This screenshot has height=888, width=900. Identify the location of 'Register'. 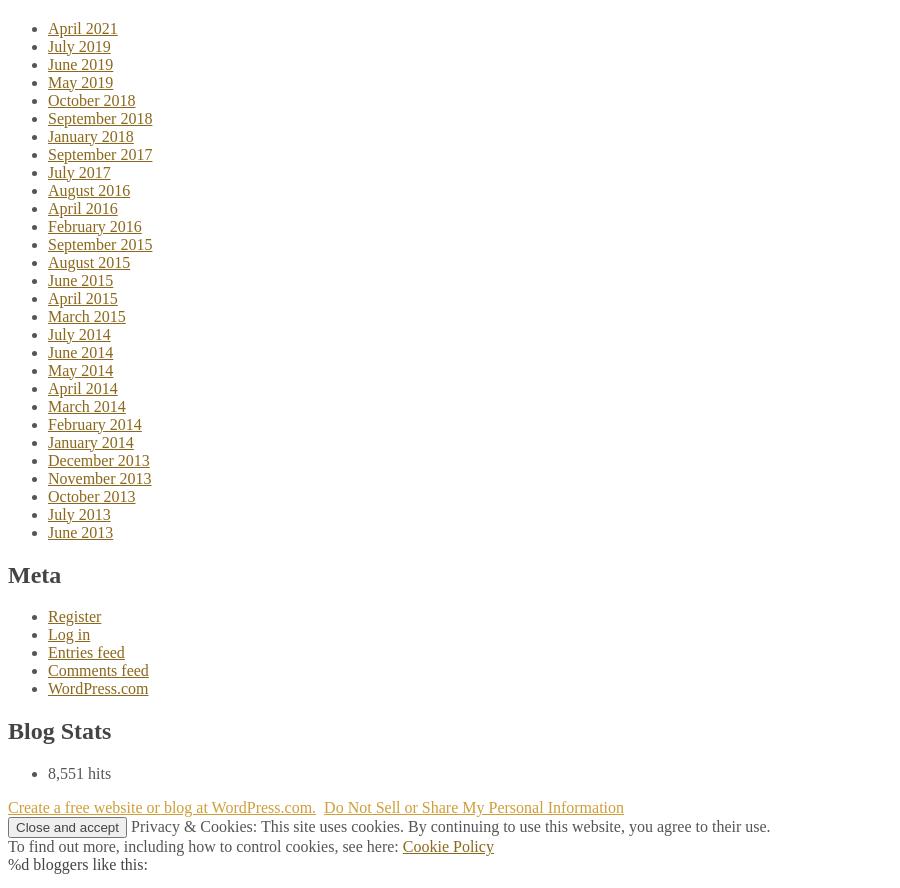
(73, 615).